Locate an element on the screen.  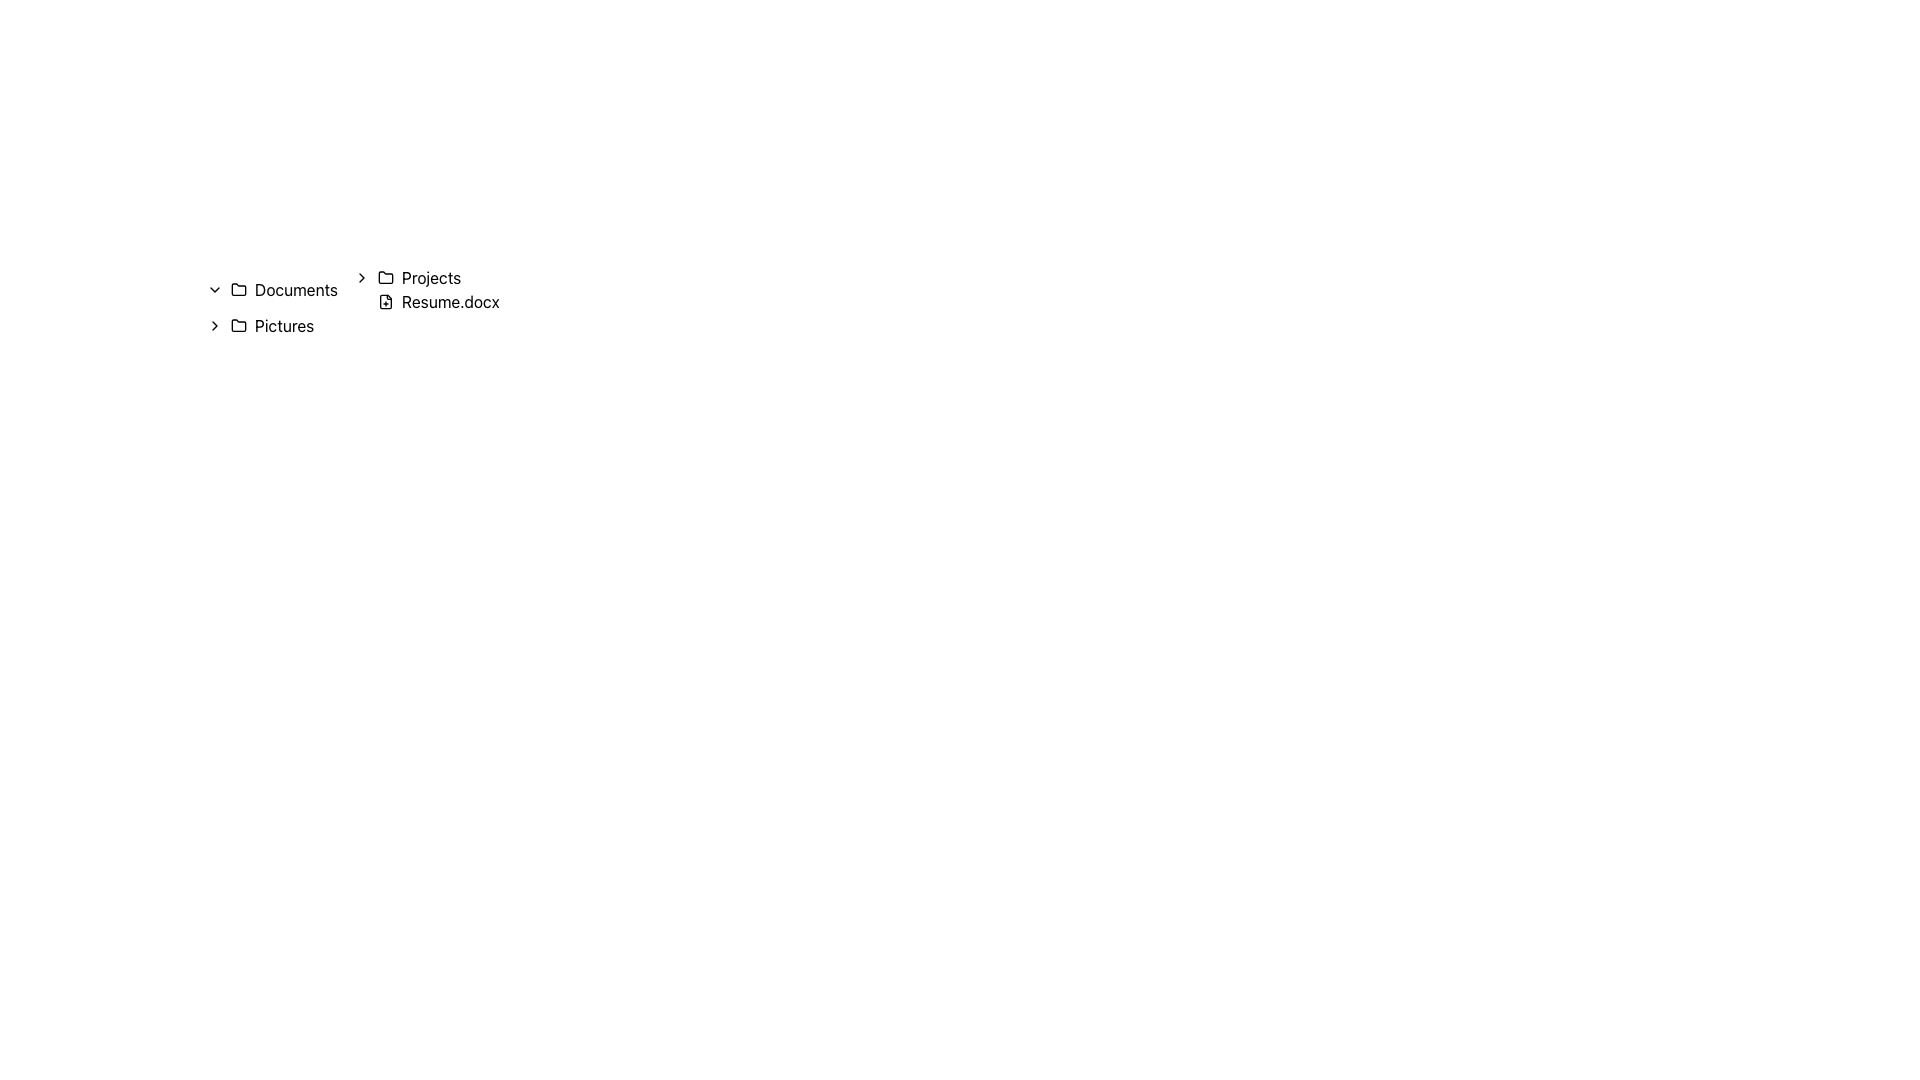
the label 'Resume.docx' in the file entry list is located at coordinates (449, 301).